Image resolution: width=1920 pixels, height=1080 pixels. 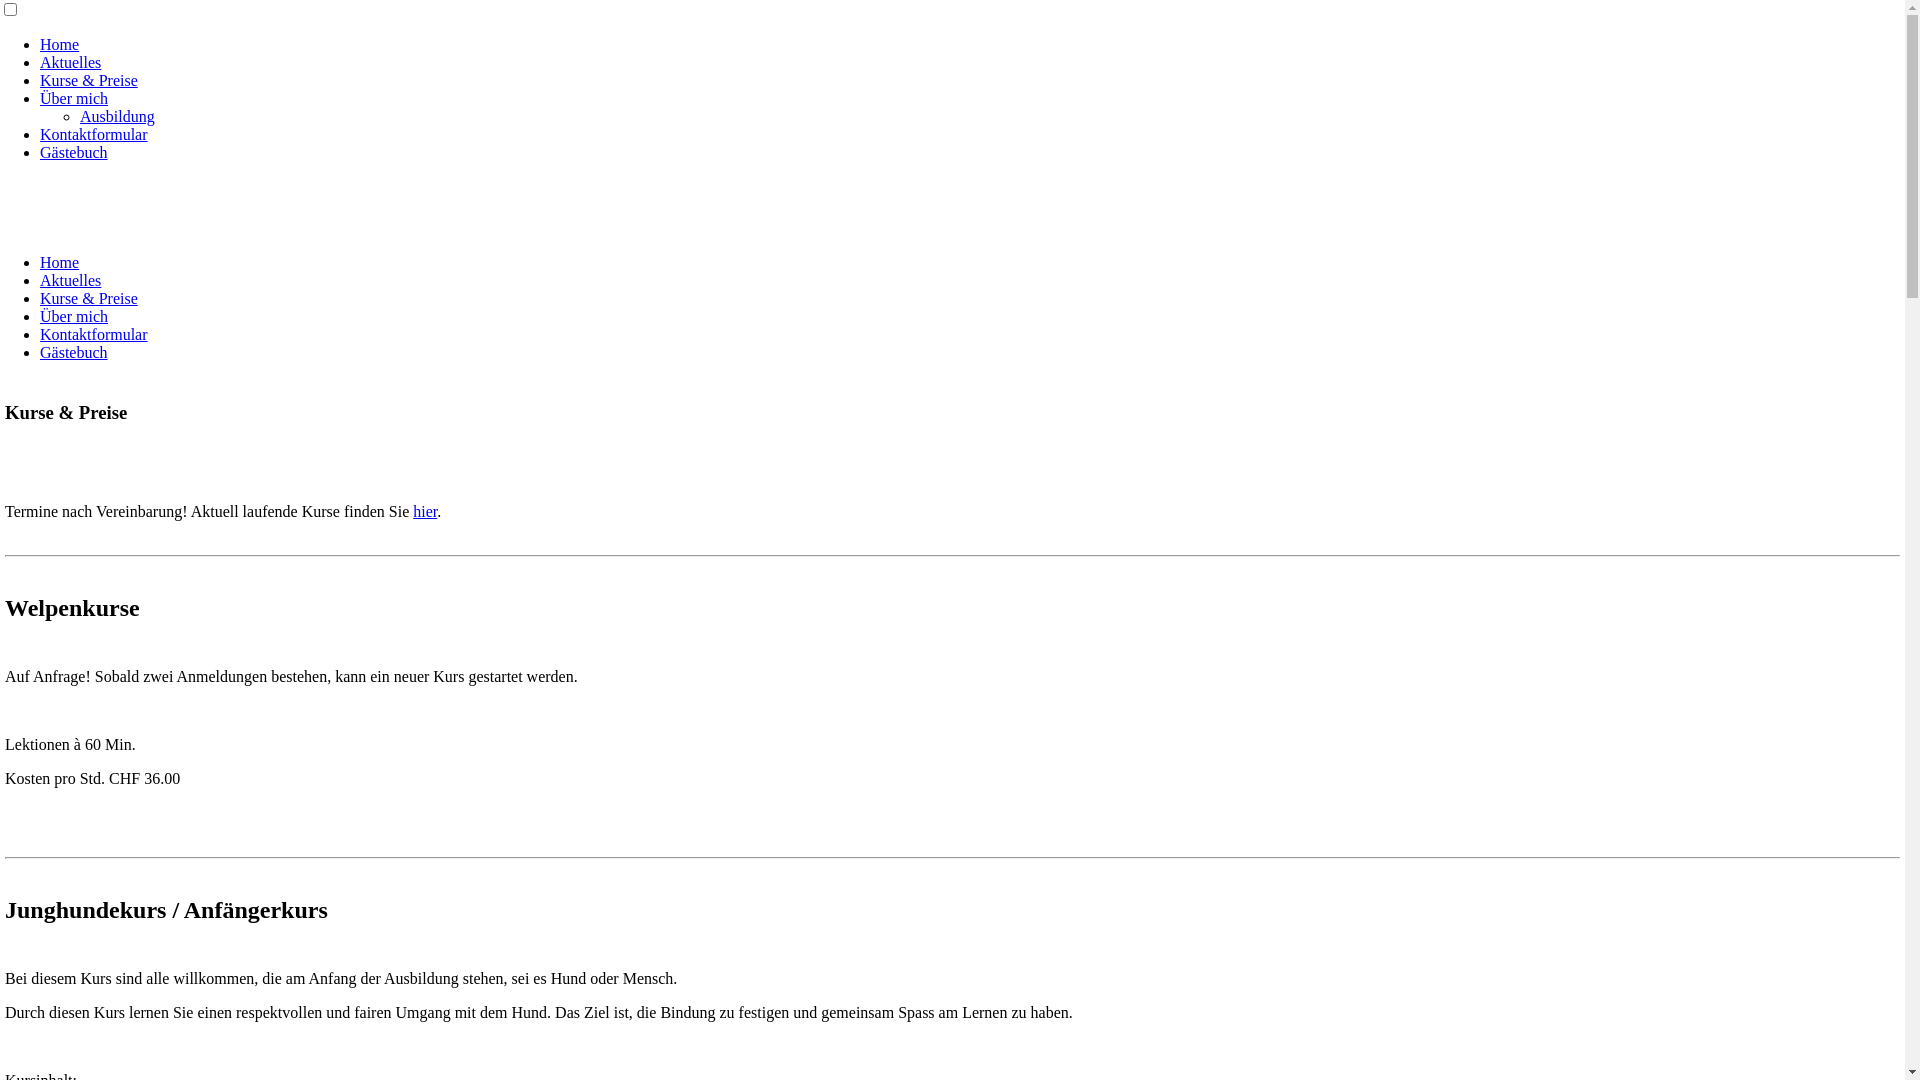 I want to click on 'hier', so click(x=424, y=510).